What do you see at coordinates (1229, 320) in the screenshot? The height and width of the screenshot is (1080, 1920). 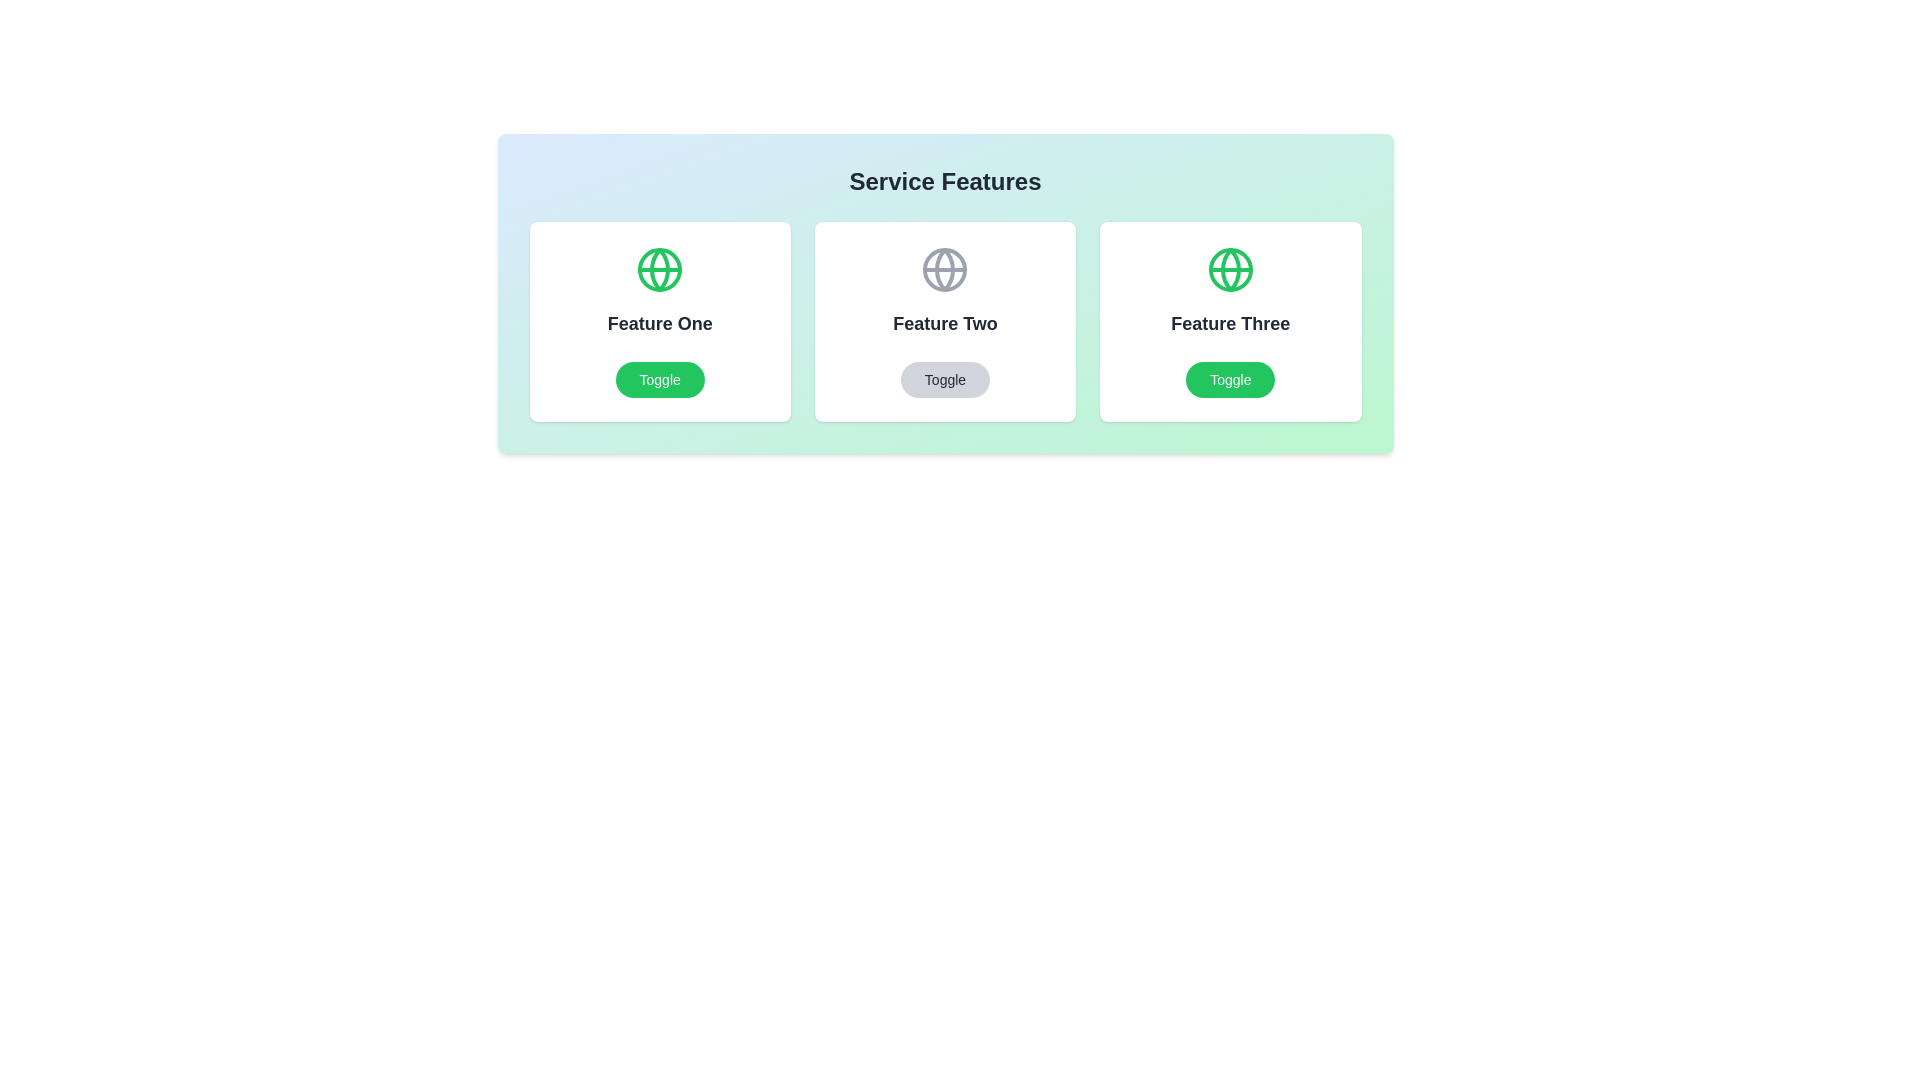 I see `the feature card for Feature Three` at bounding box center [1229, 320].